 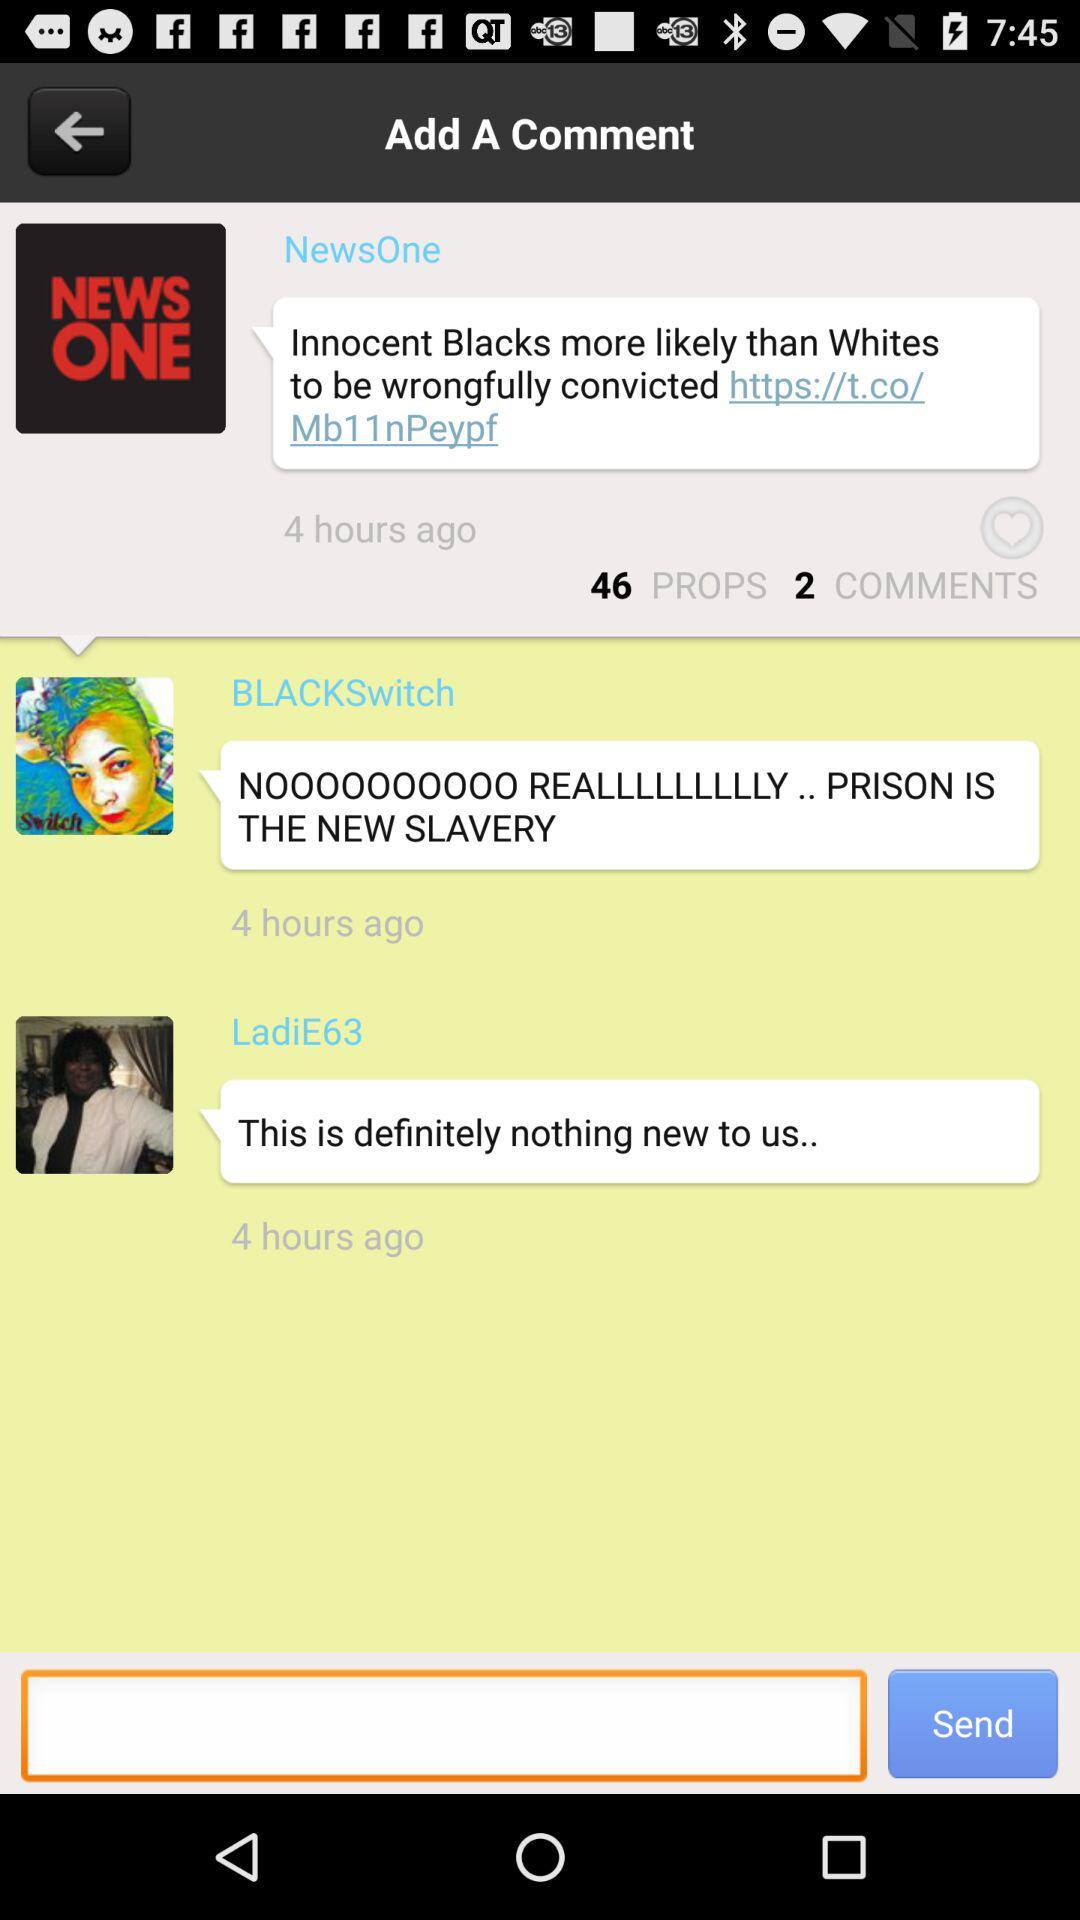 I want to click on creat message, so click(x=442, y=1730).